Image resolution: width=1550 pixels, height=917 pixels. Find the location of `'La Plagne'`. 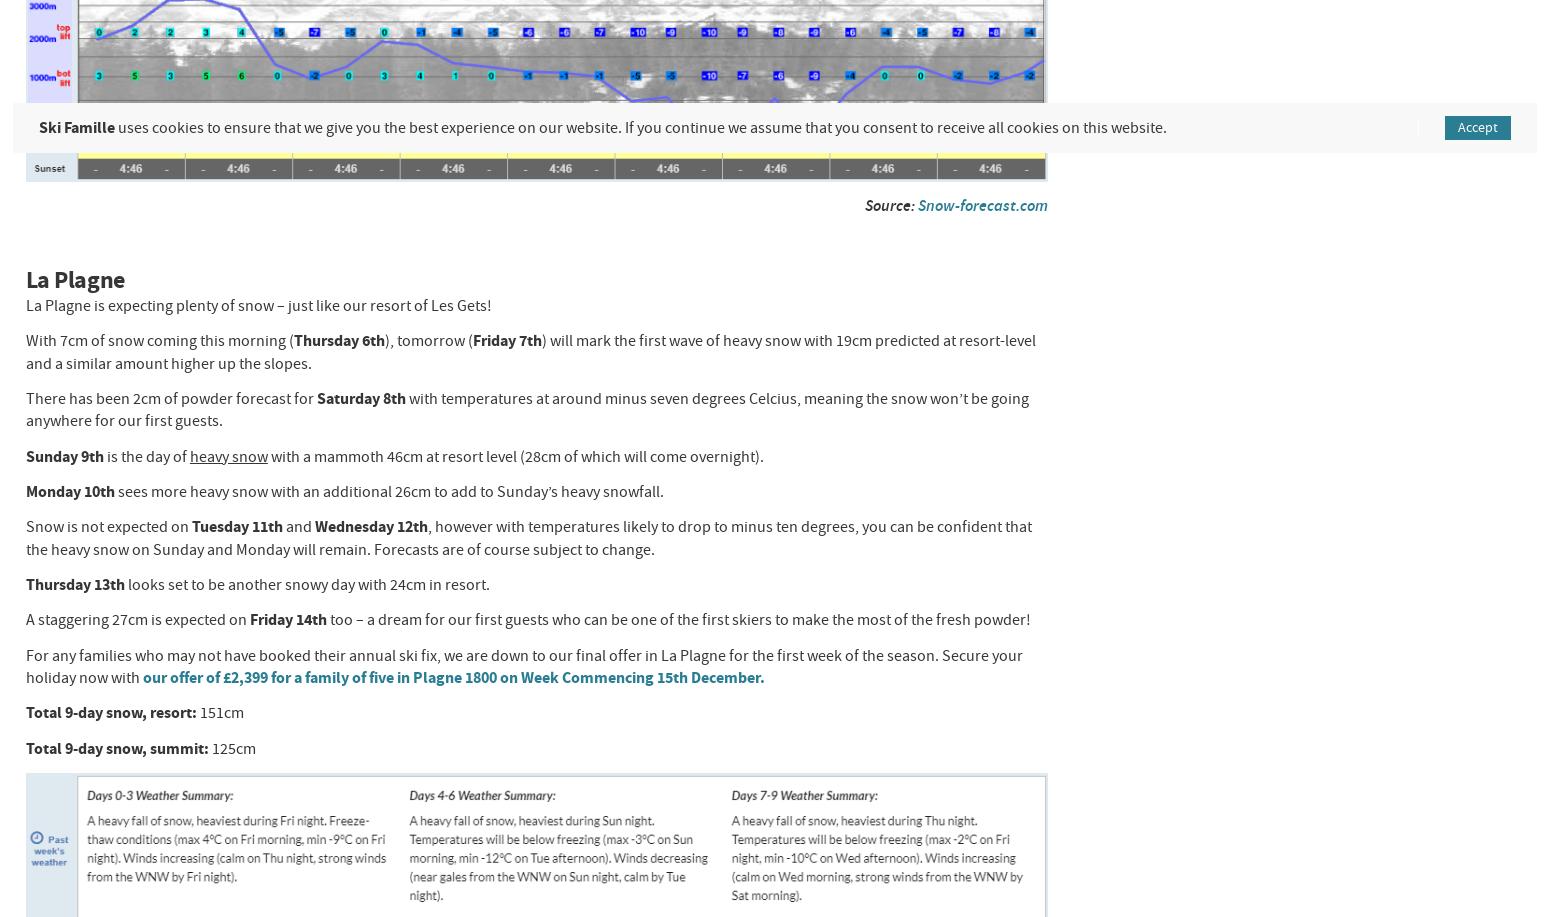

'La Plagne' is located at coordinates (23, 279).